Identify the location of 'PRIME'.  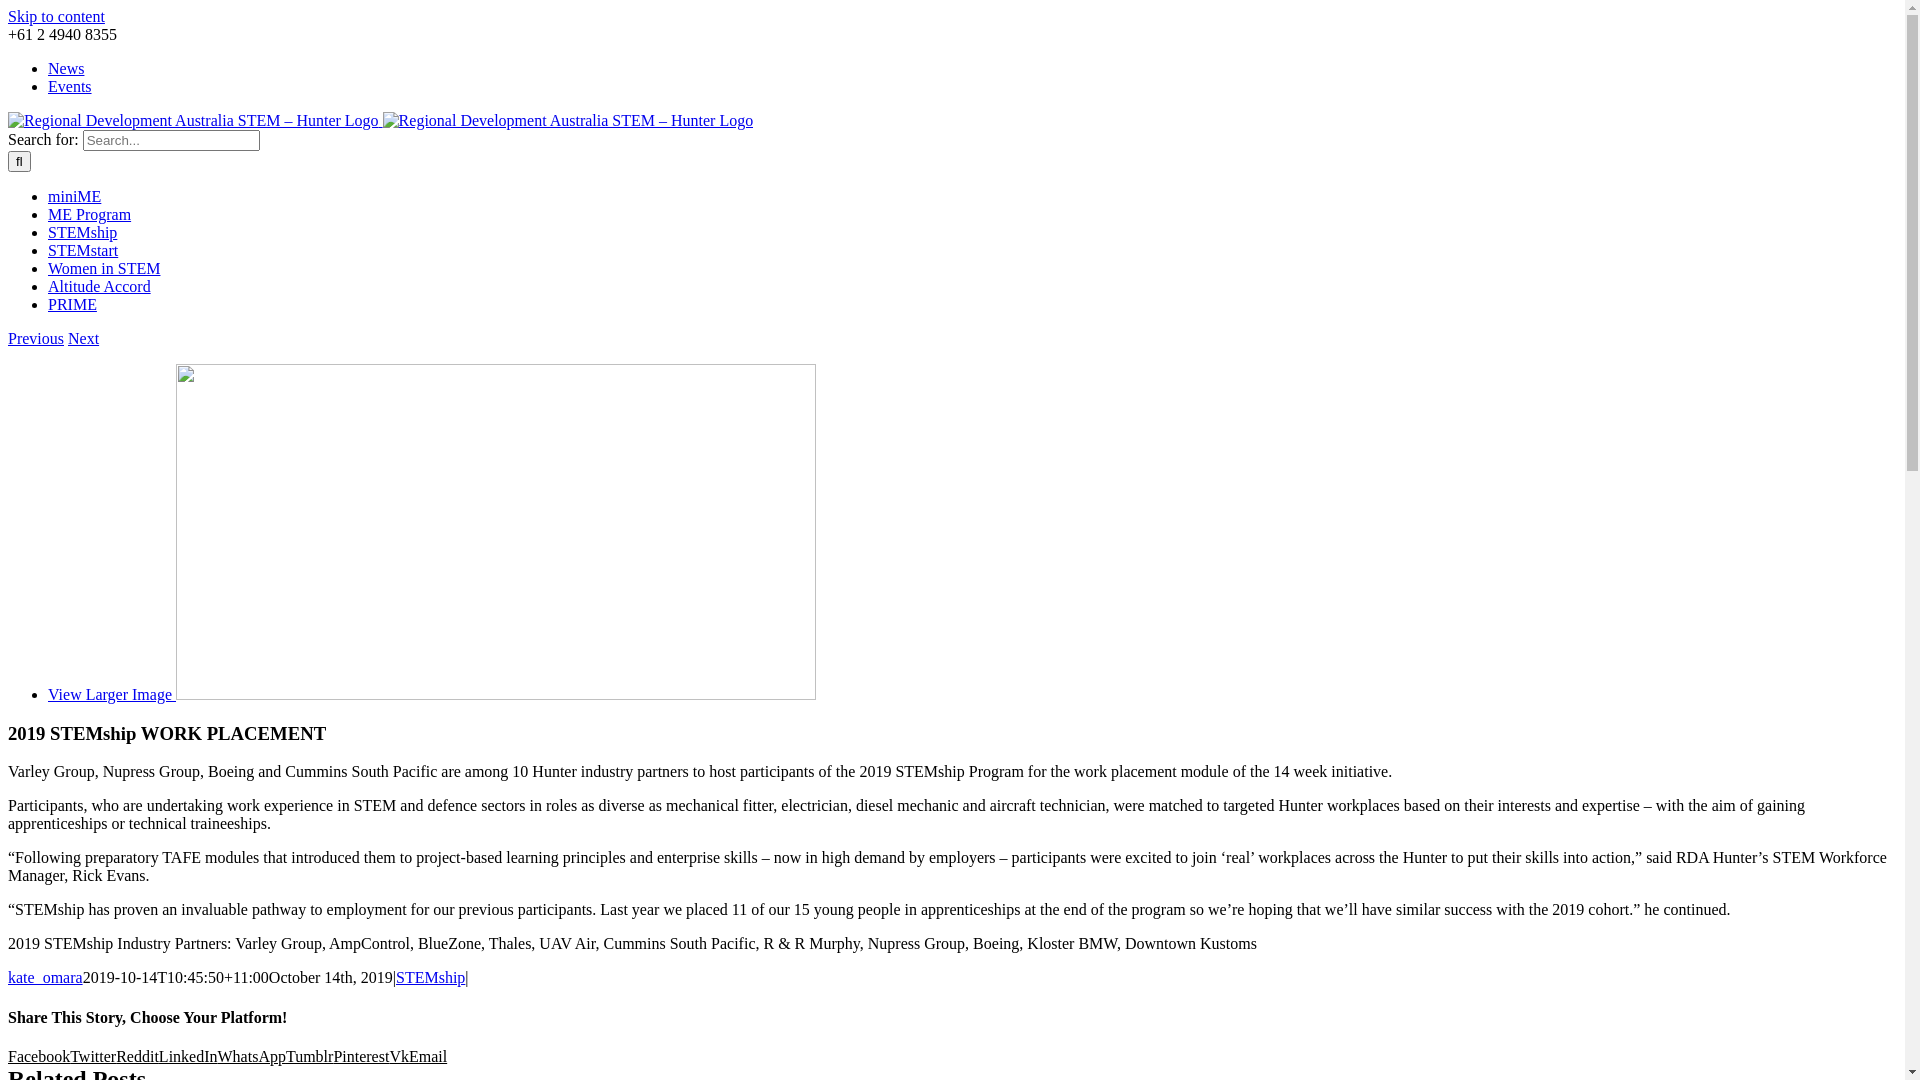
(48, 304).